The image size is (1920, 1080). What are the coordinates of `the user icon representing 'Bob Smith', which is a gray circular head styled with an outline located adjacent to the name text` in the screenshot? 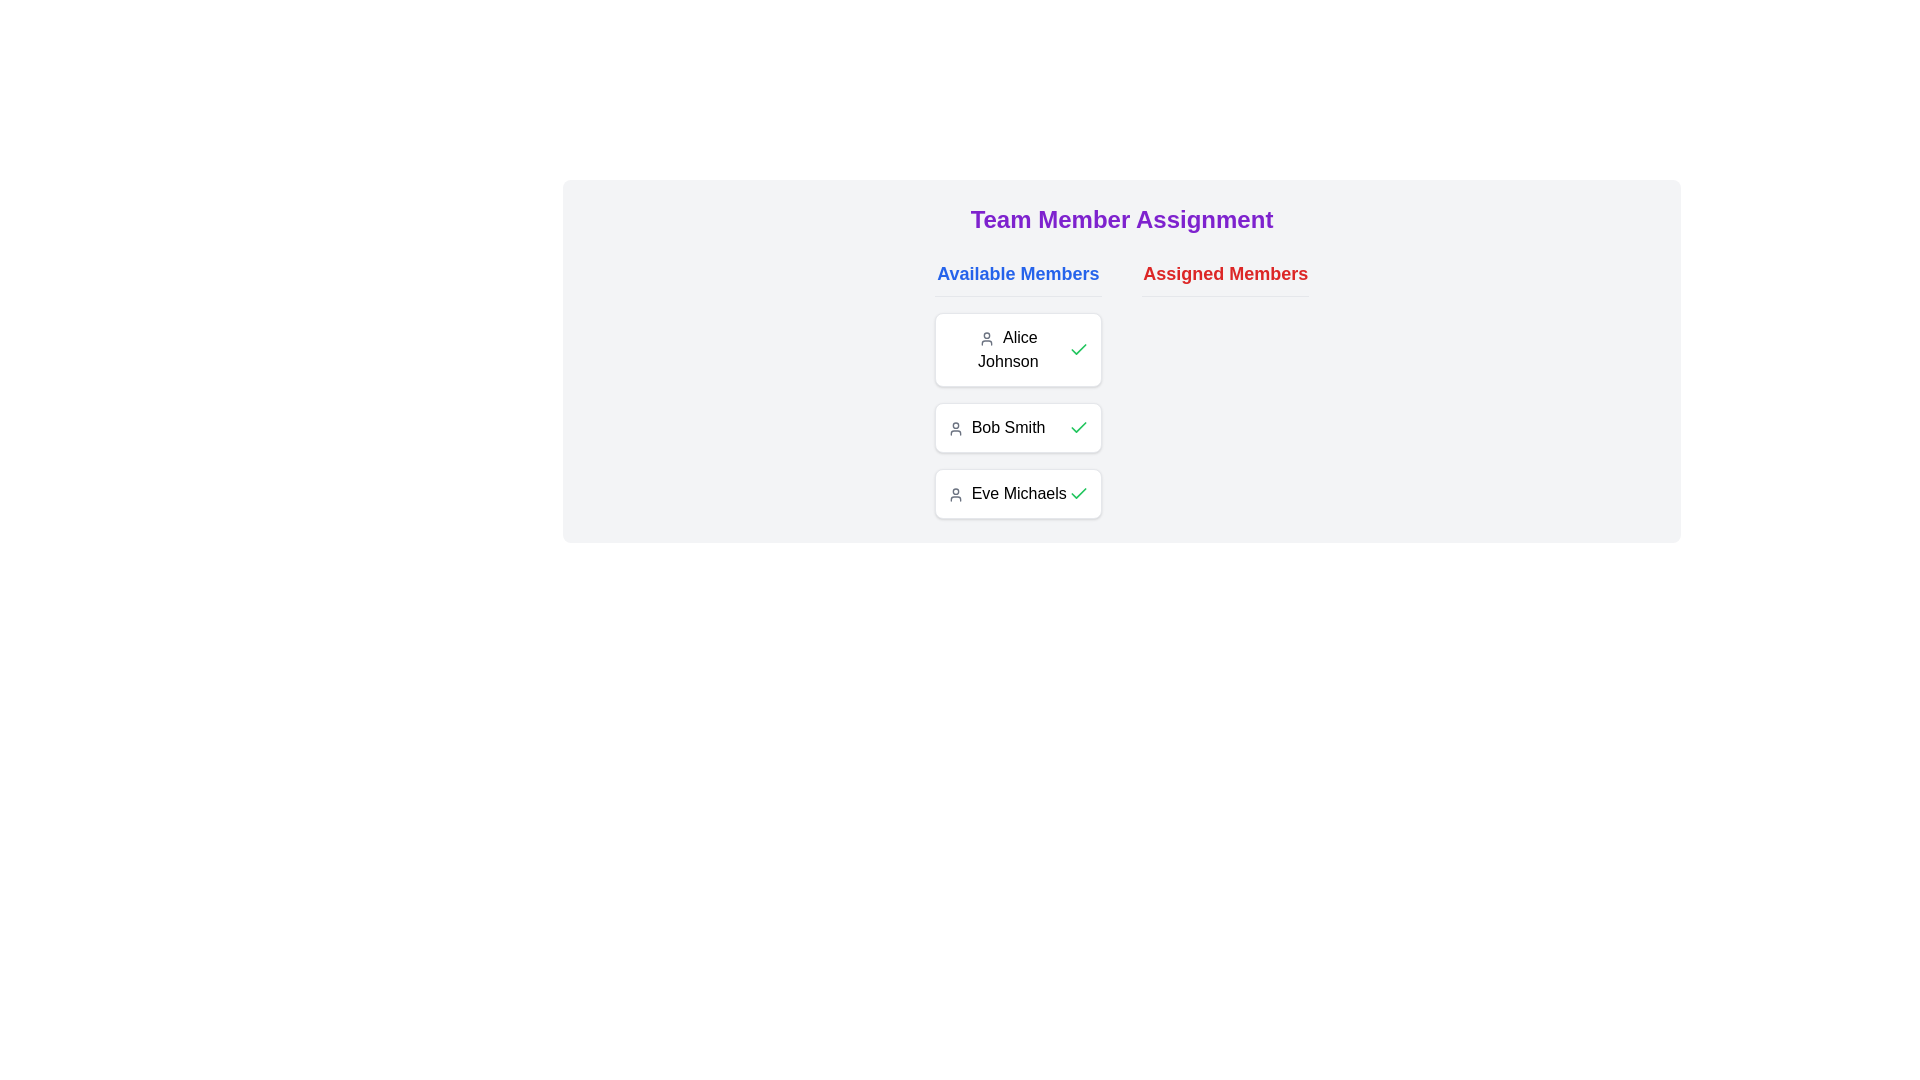 It's located at (954, 427).